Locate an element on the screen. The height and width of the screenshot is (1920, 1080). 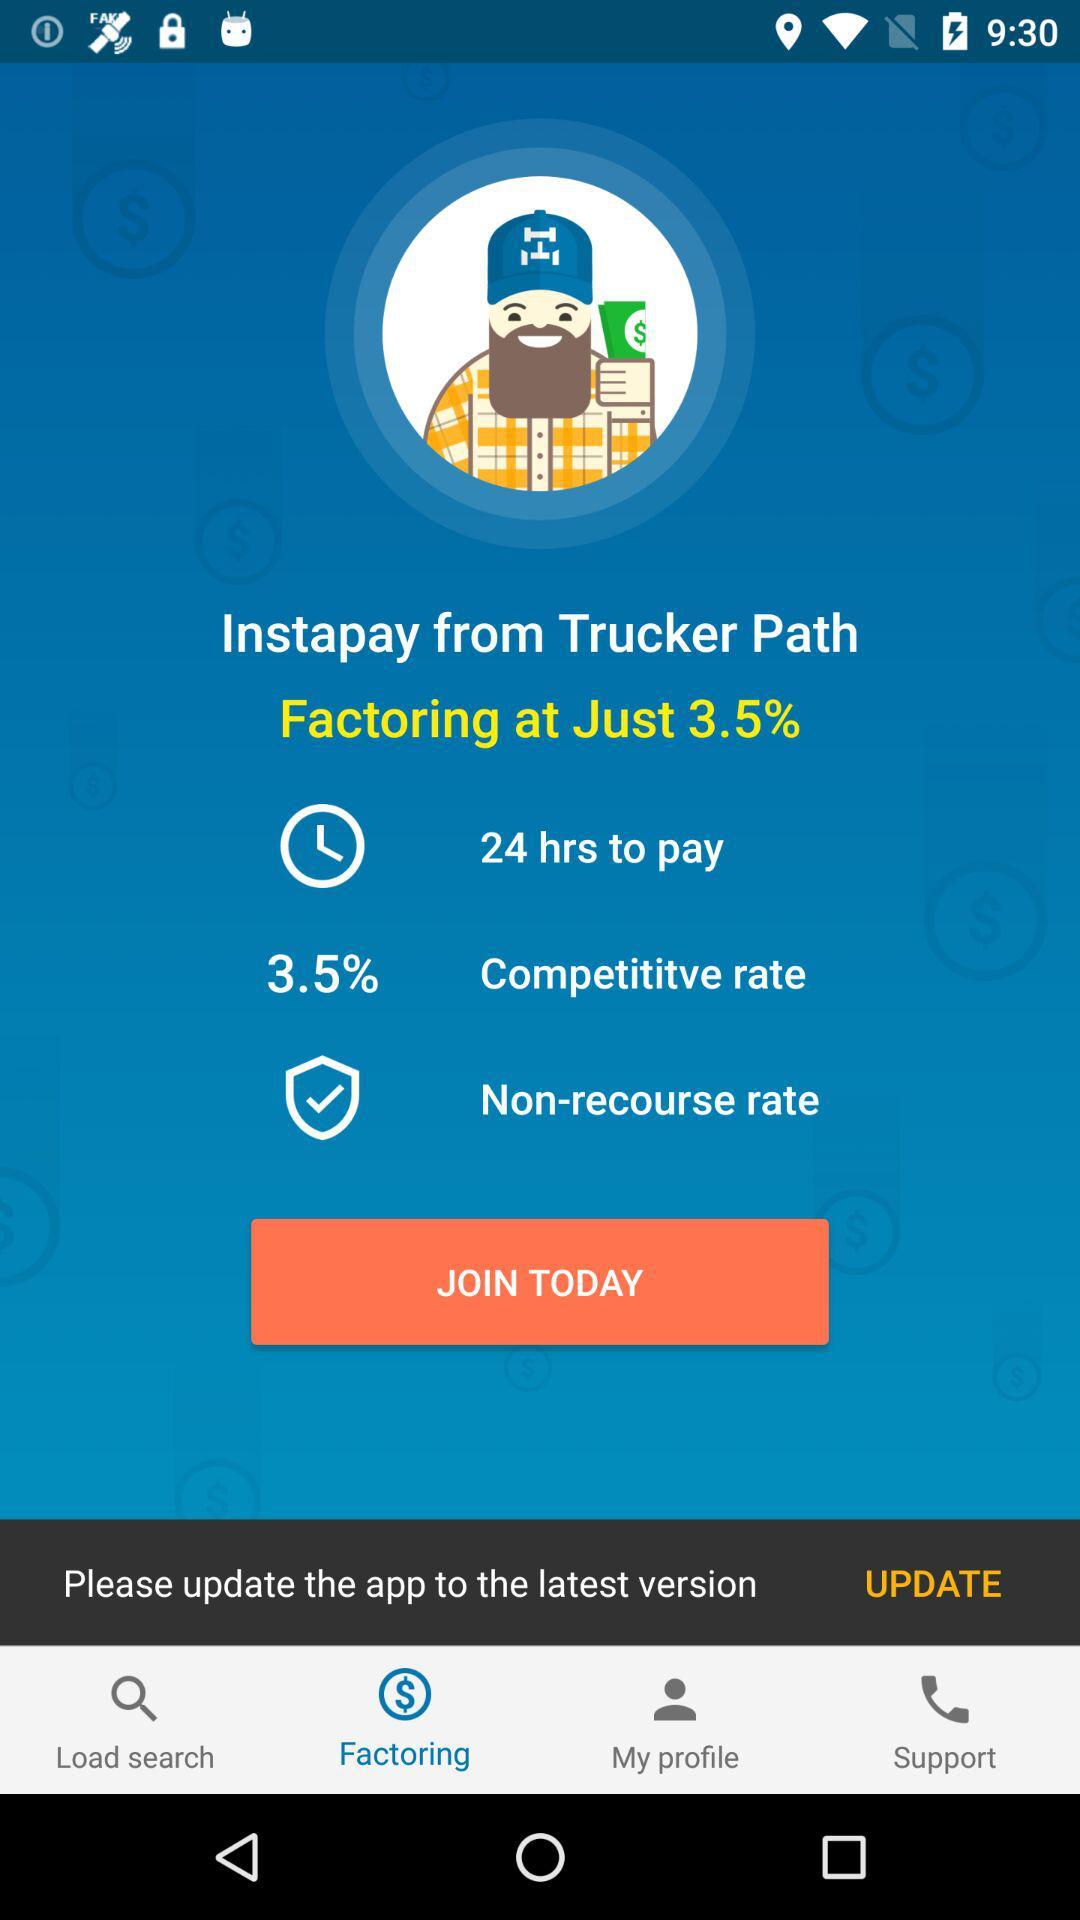
icon at the bottom left corner is located at coordinates (135, 1719).